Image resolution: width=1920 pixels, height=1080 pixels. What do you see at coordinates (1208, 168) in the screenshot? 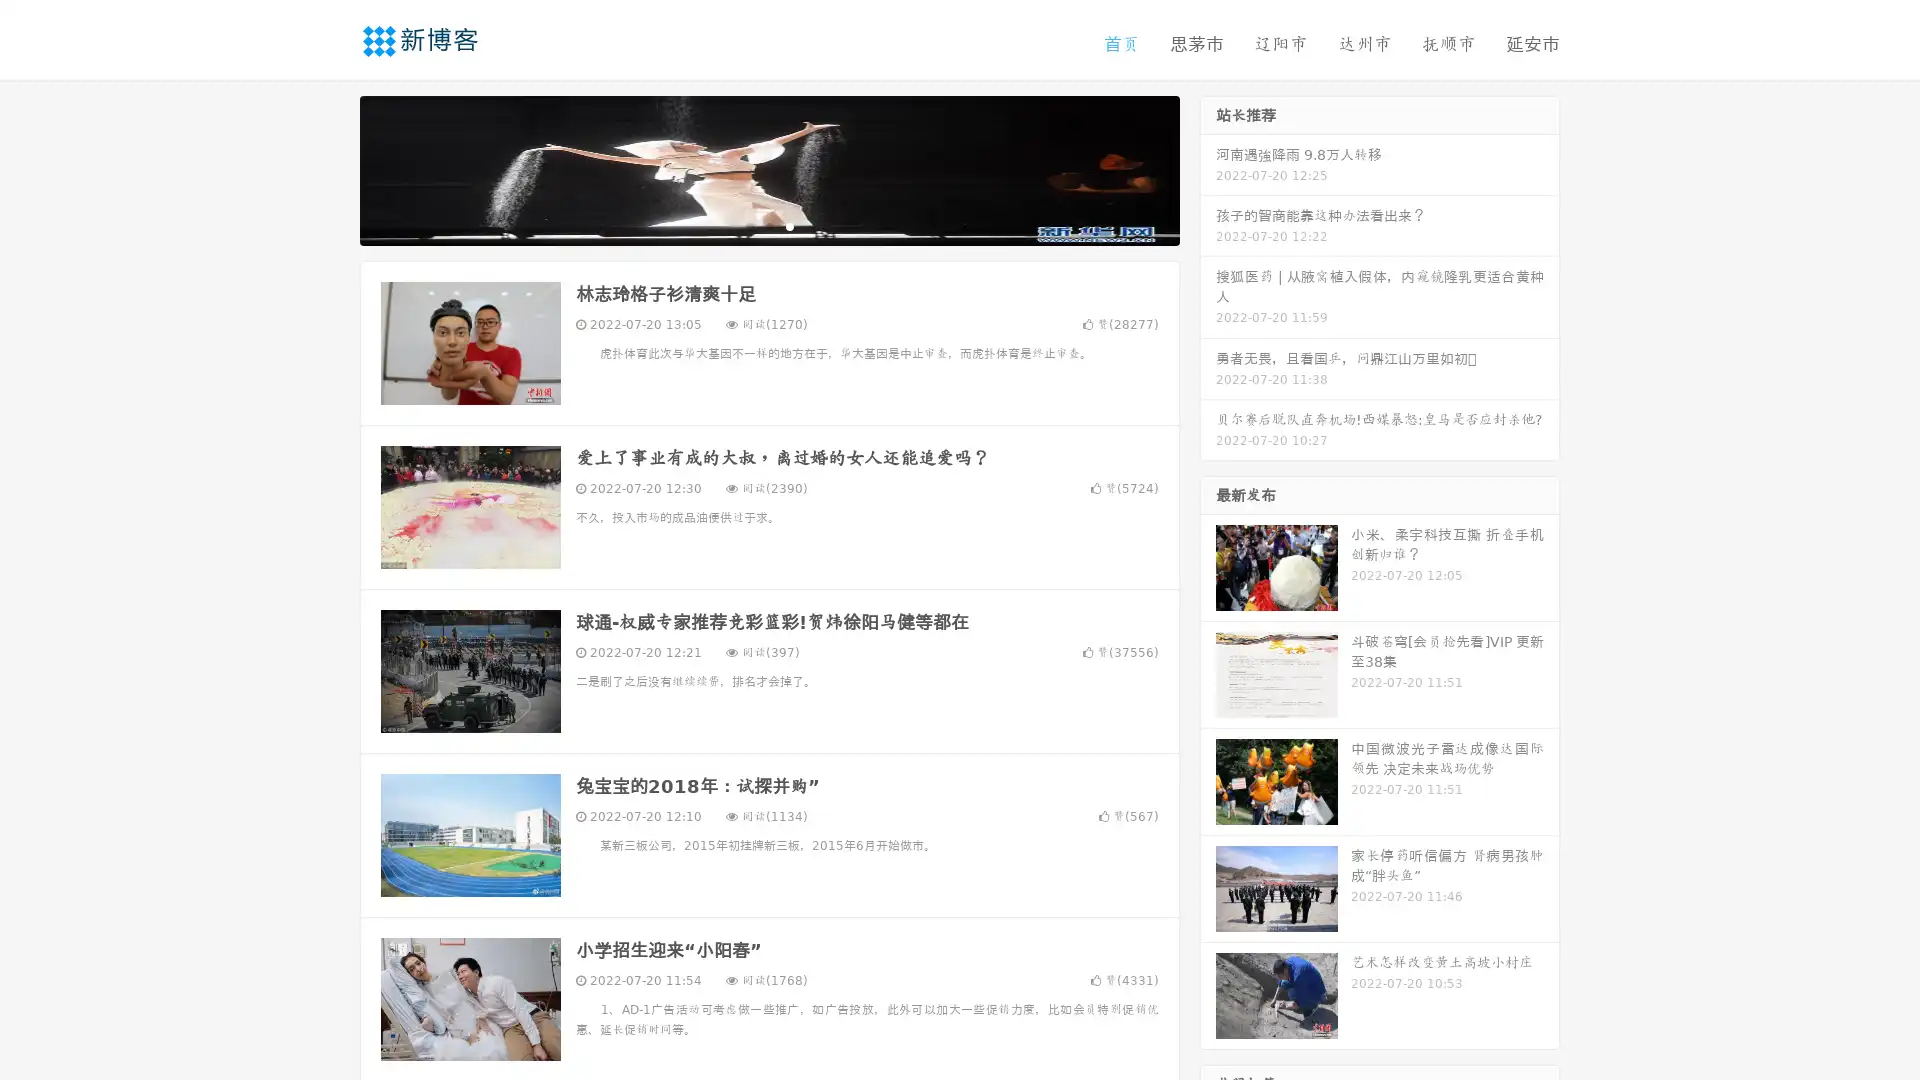
I see `Next slide` at bounding box center [1208, 168].